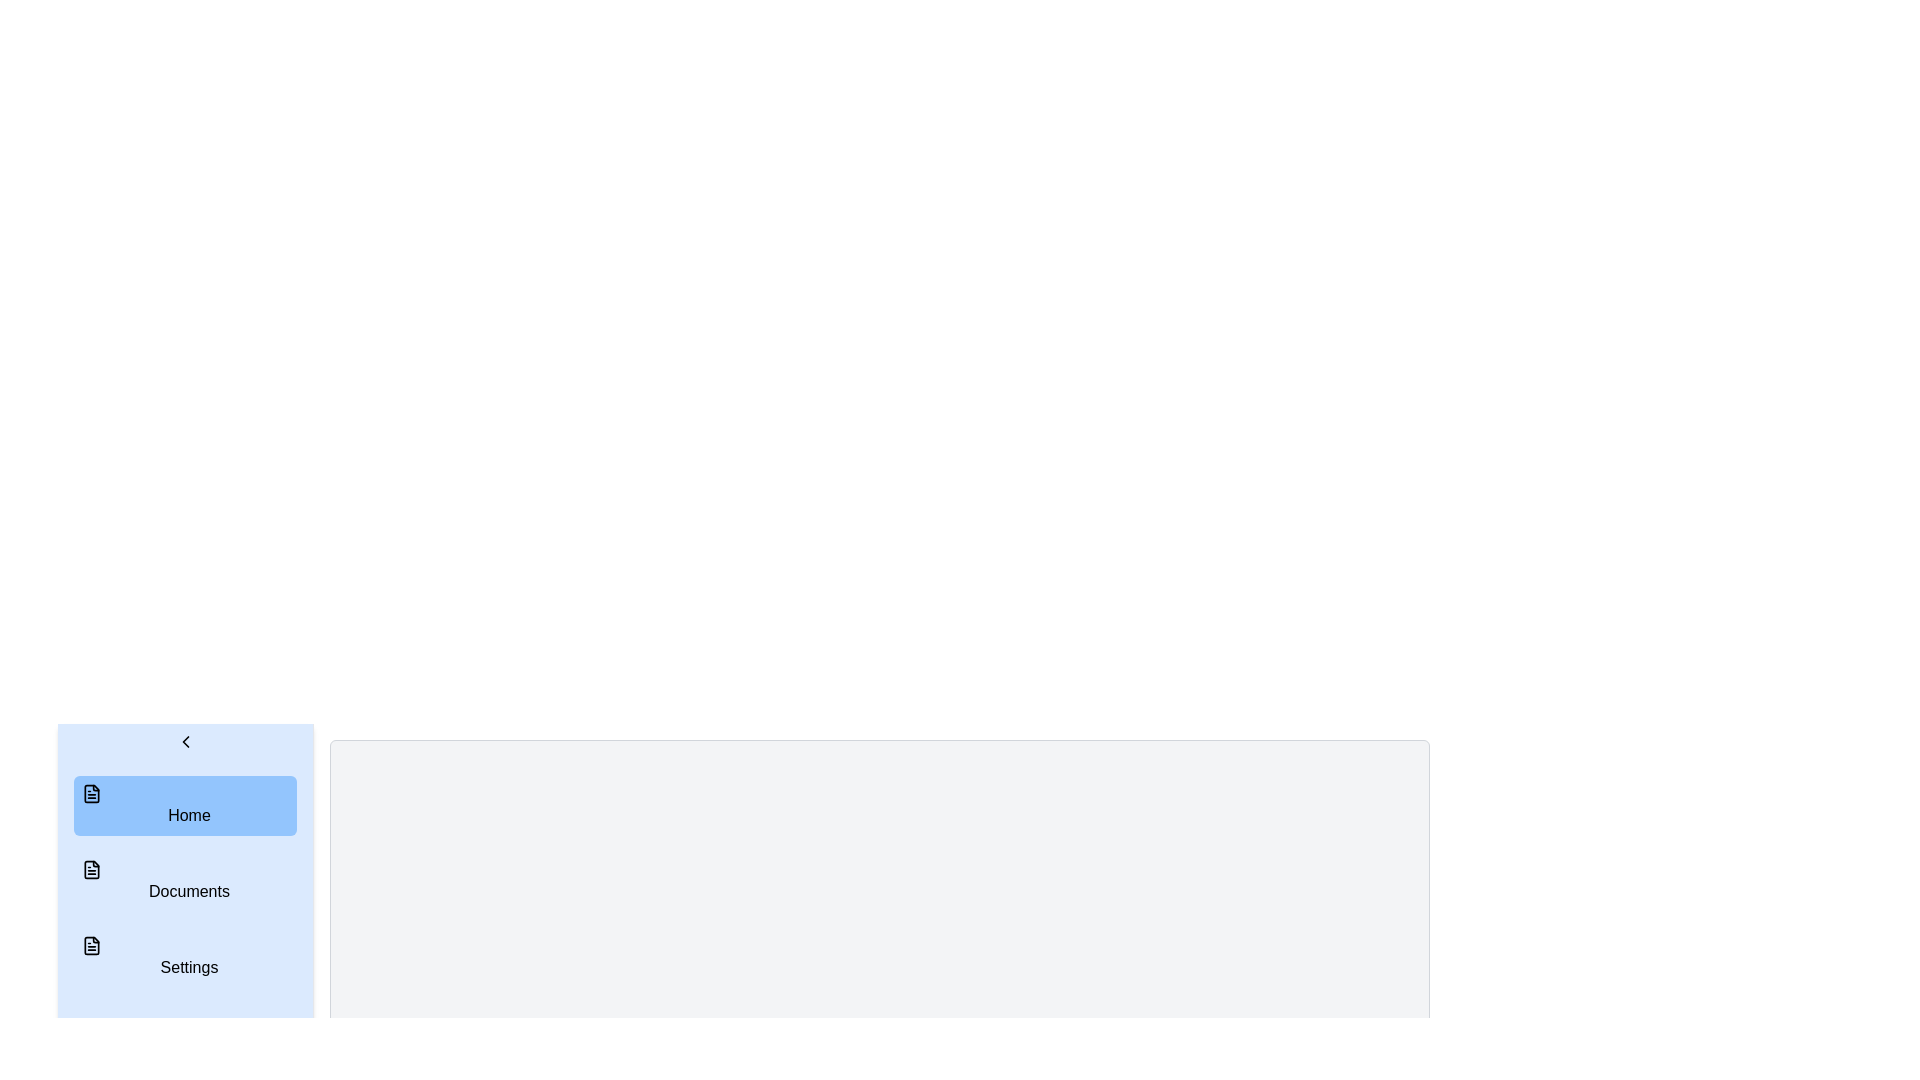  What do you see at coordinates (185, 741) in the screenshot?
I see `the navigation control icon located in the top-left corner of the vertical menu panel, positioned above the 'Home' button` at bounding box center [185, 741].